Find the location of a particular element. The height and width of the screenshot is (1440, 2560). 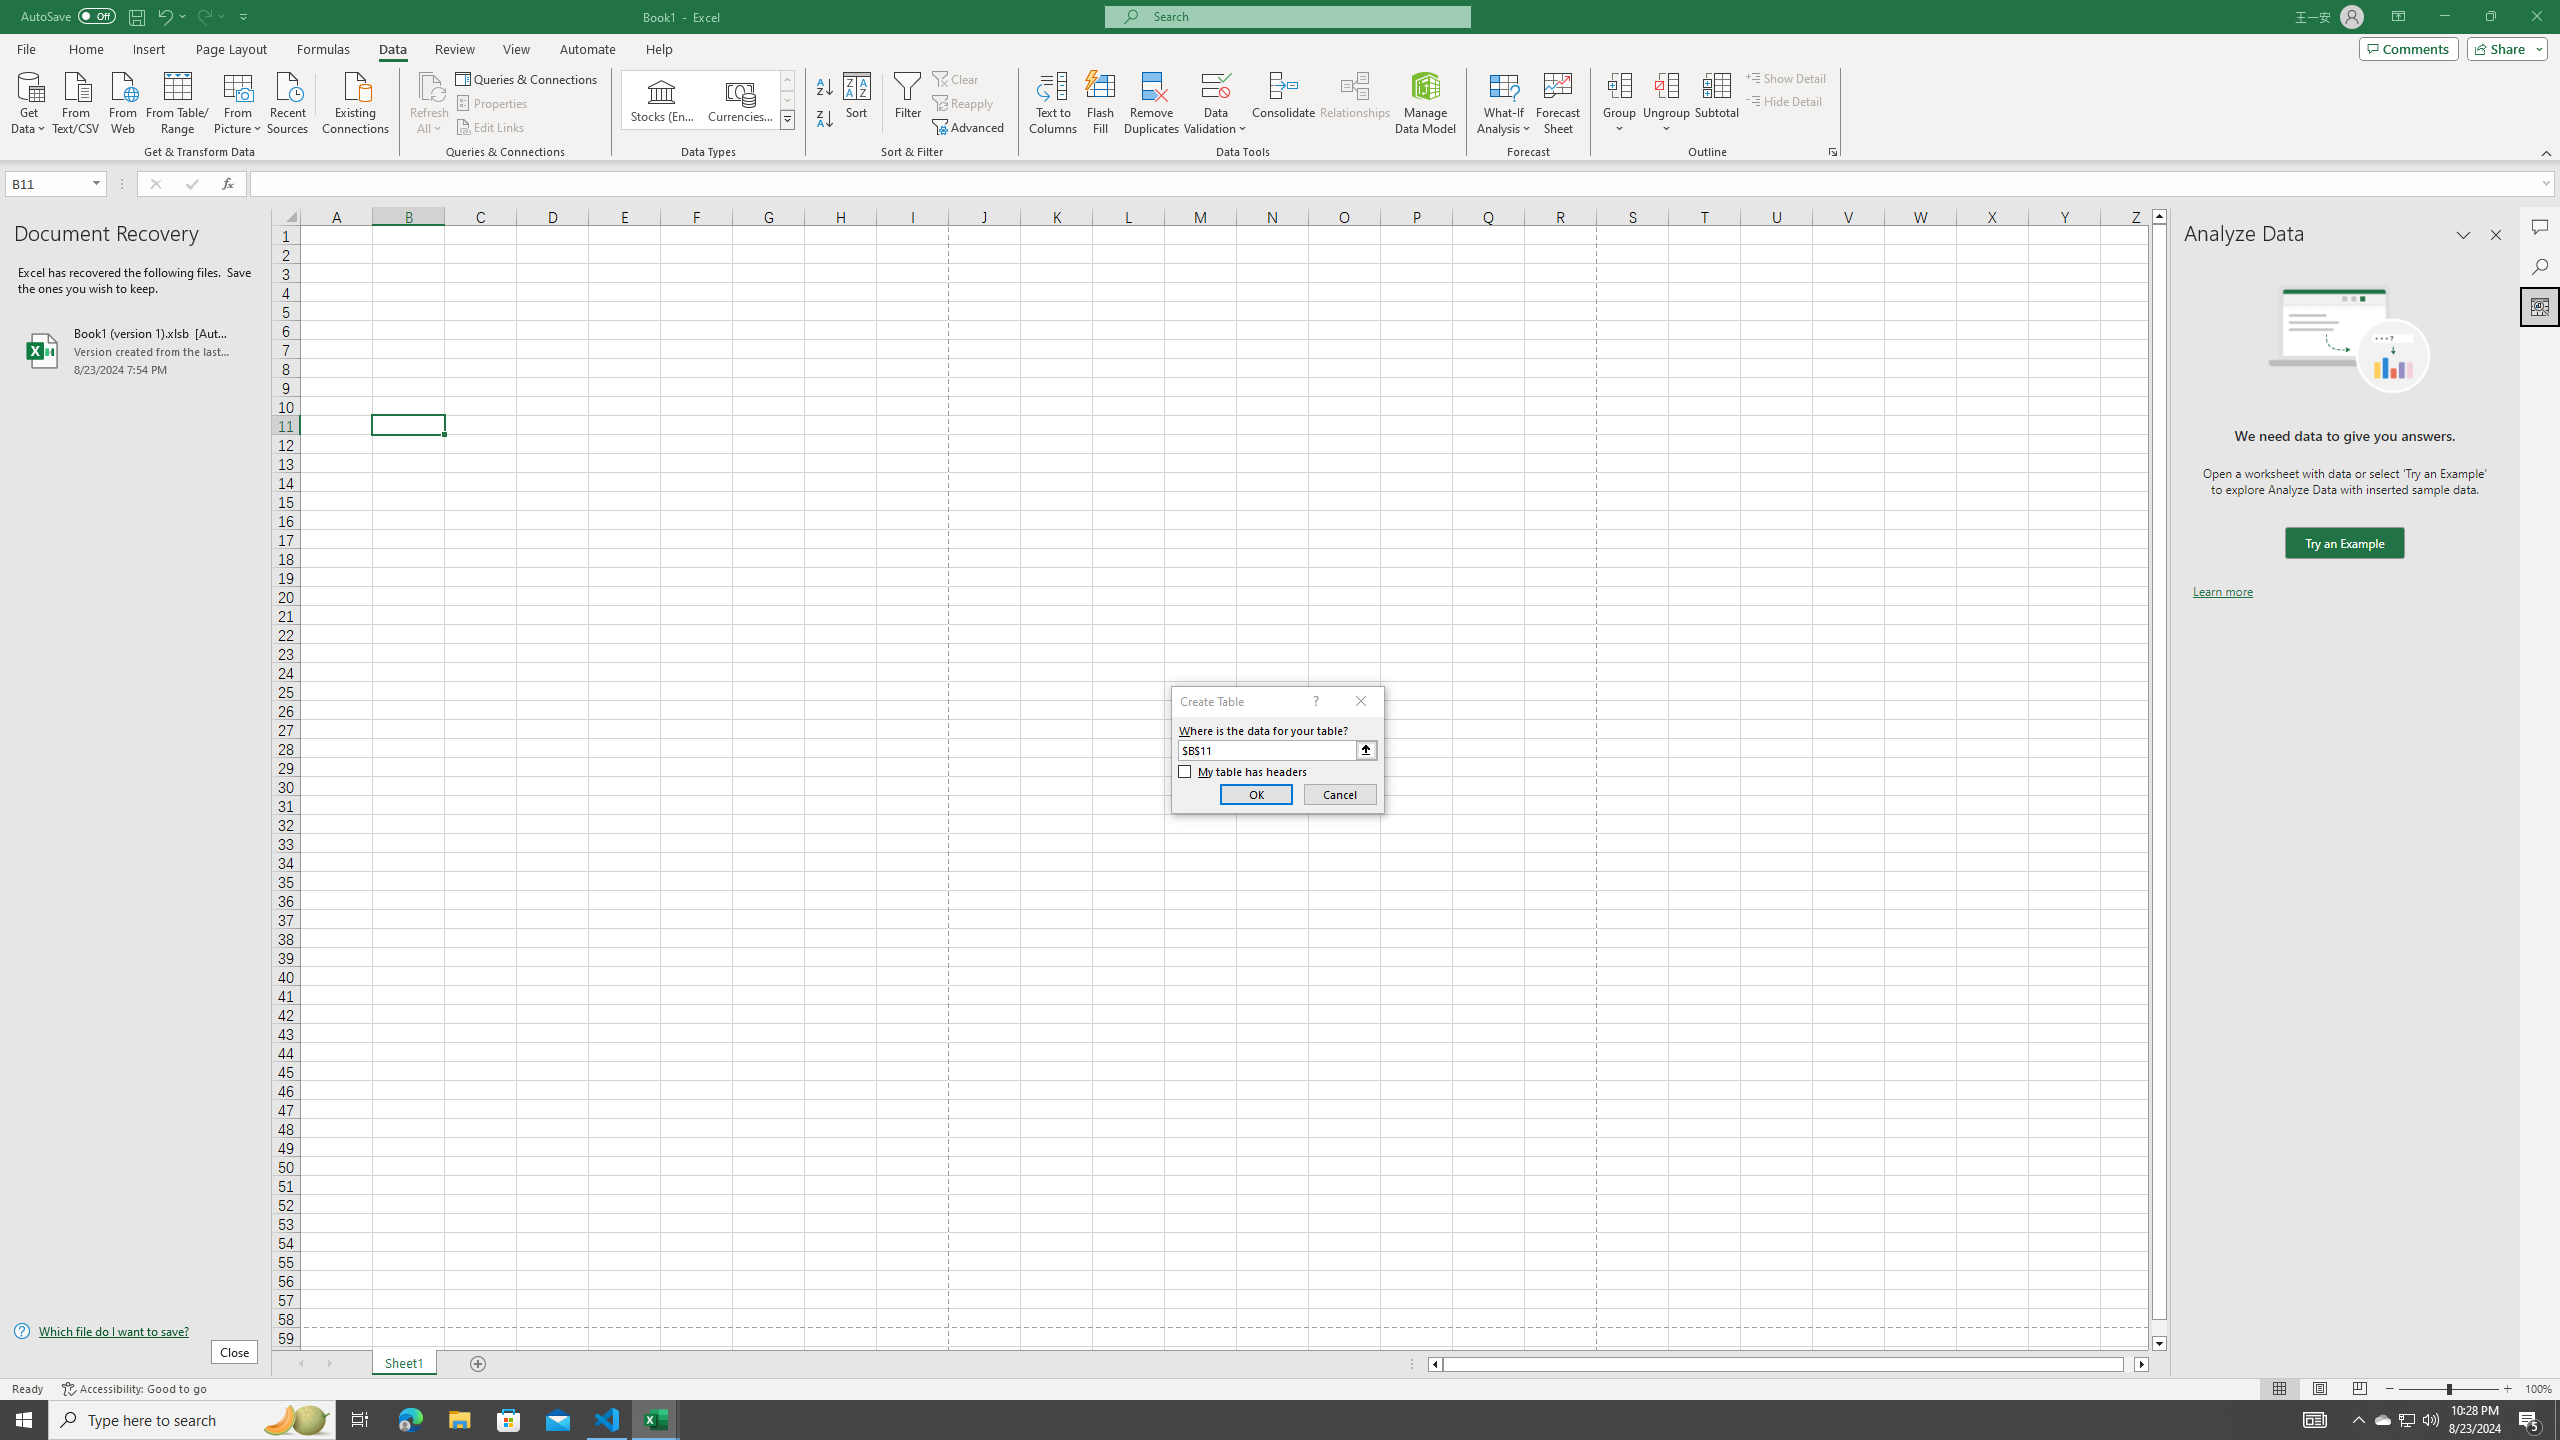

'Relationships' is located at coordinates (1354, 103).